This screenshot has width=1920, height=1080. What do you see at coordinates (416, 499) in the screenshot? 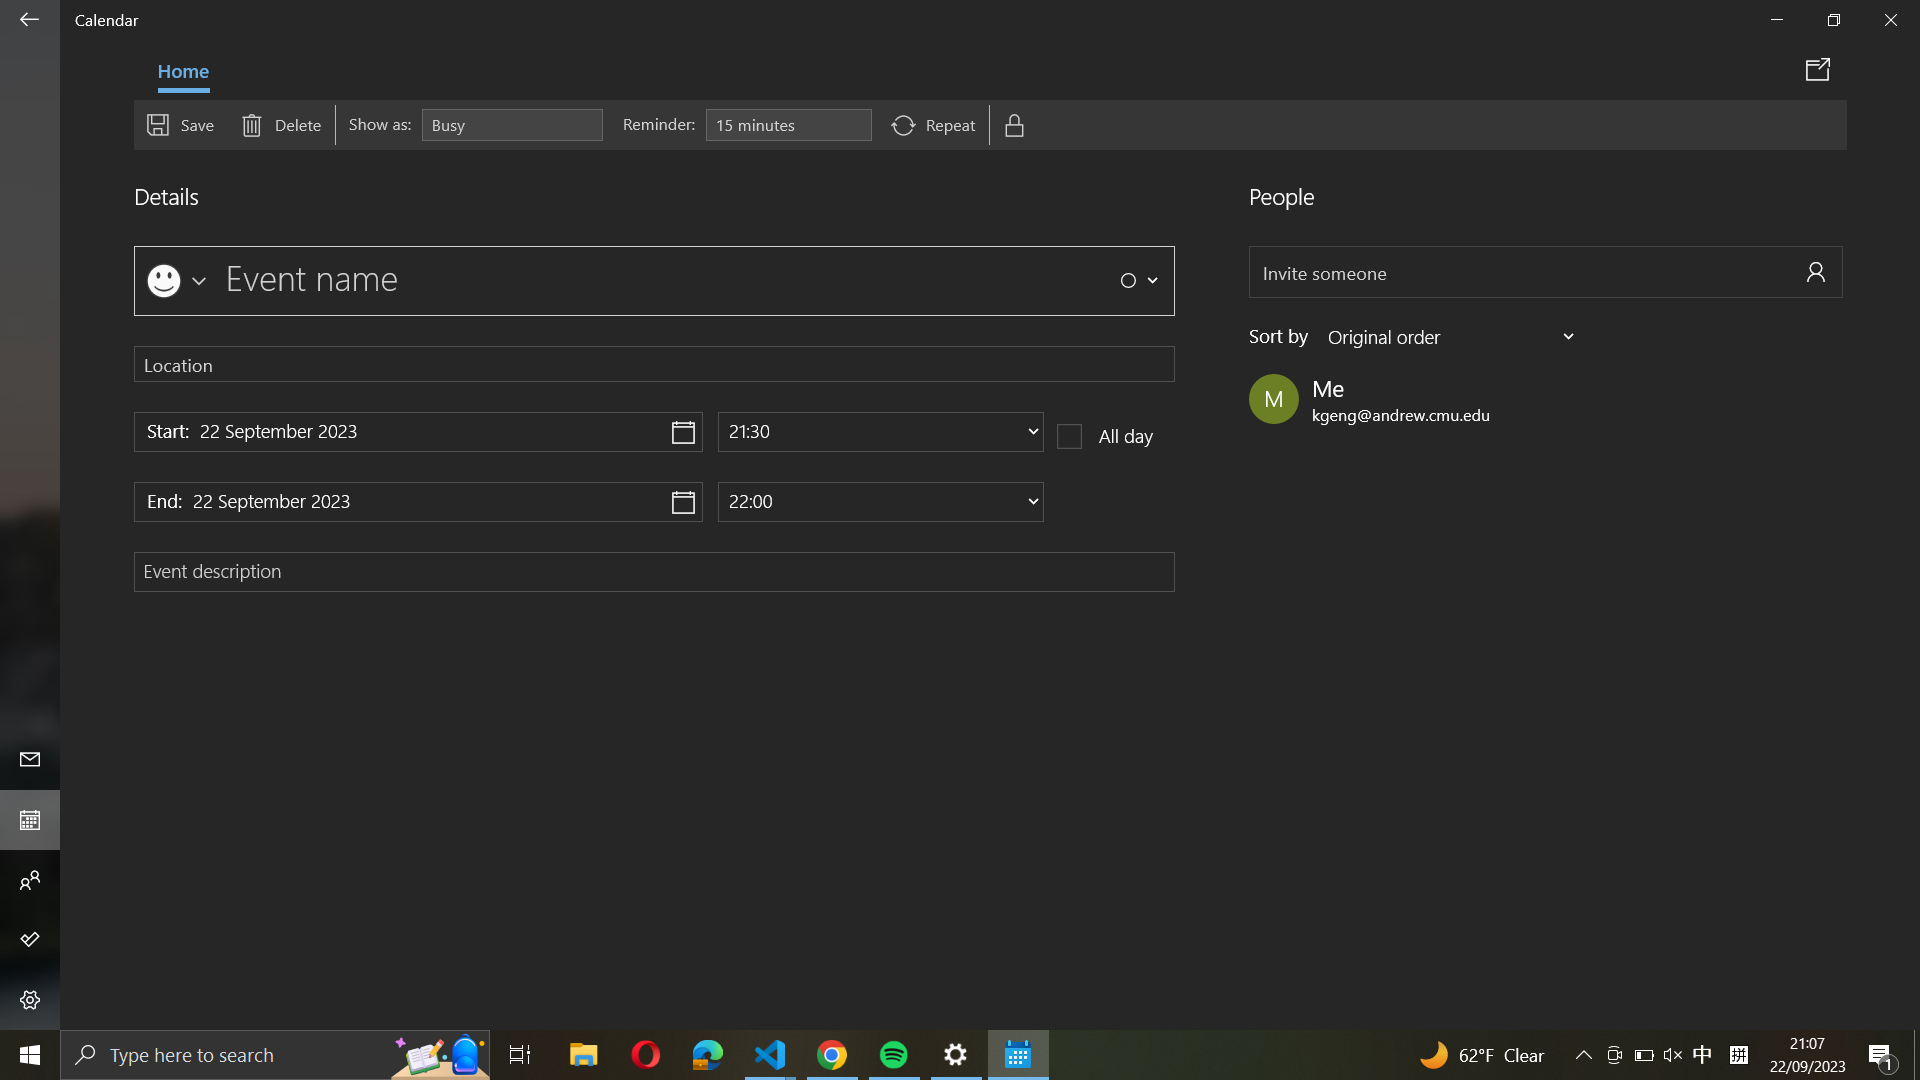
I see `Click to option to set end date` at bounding box center [416, 499].